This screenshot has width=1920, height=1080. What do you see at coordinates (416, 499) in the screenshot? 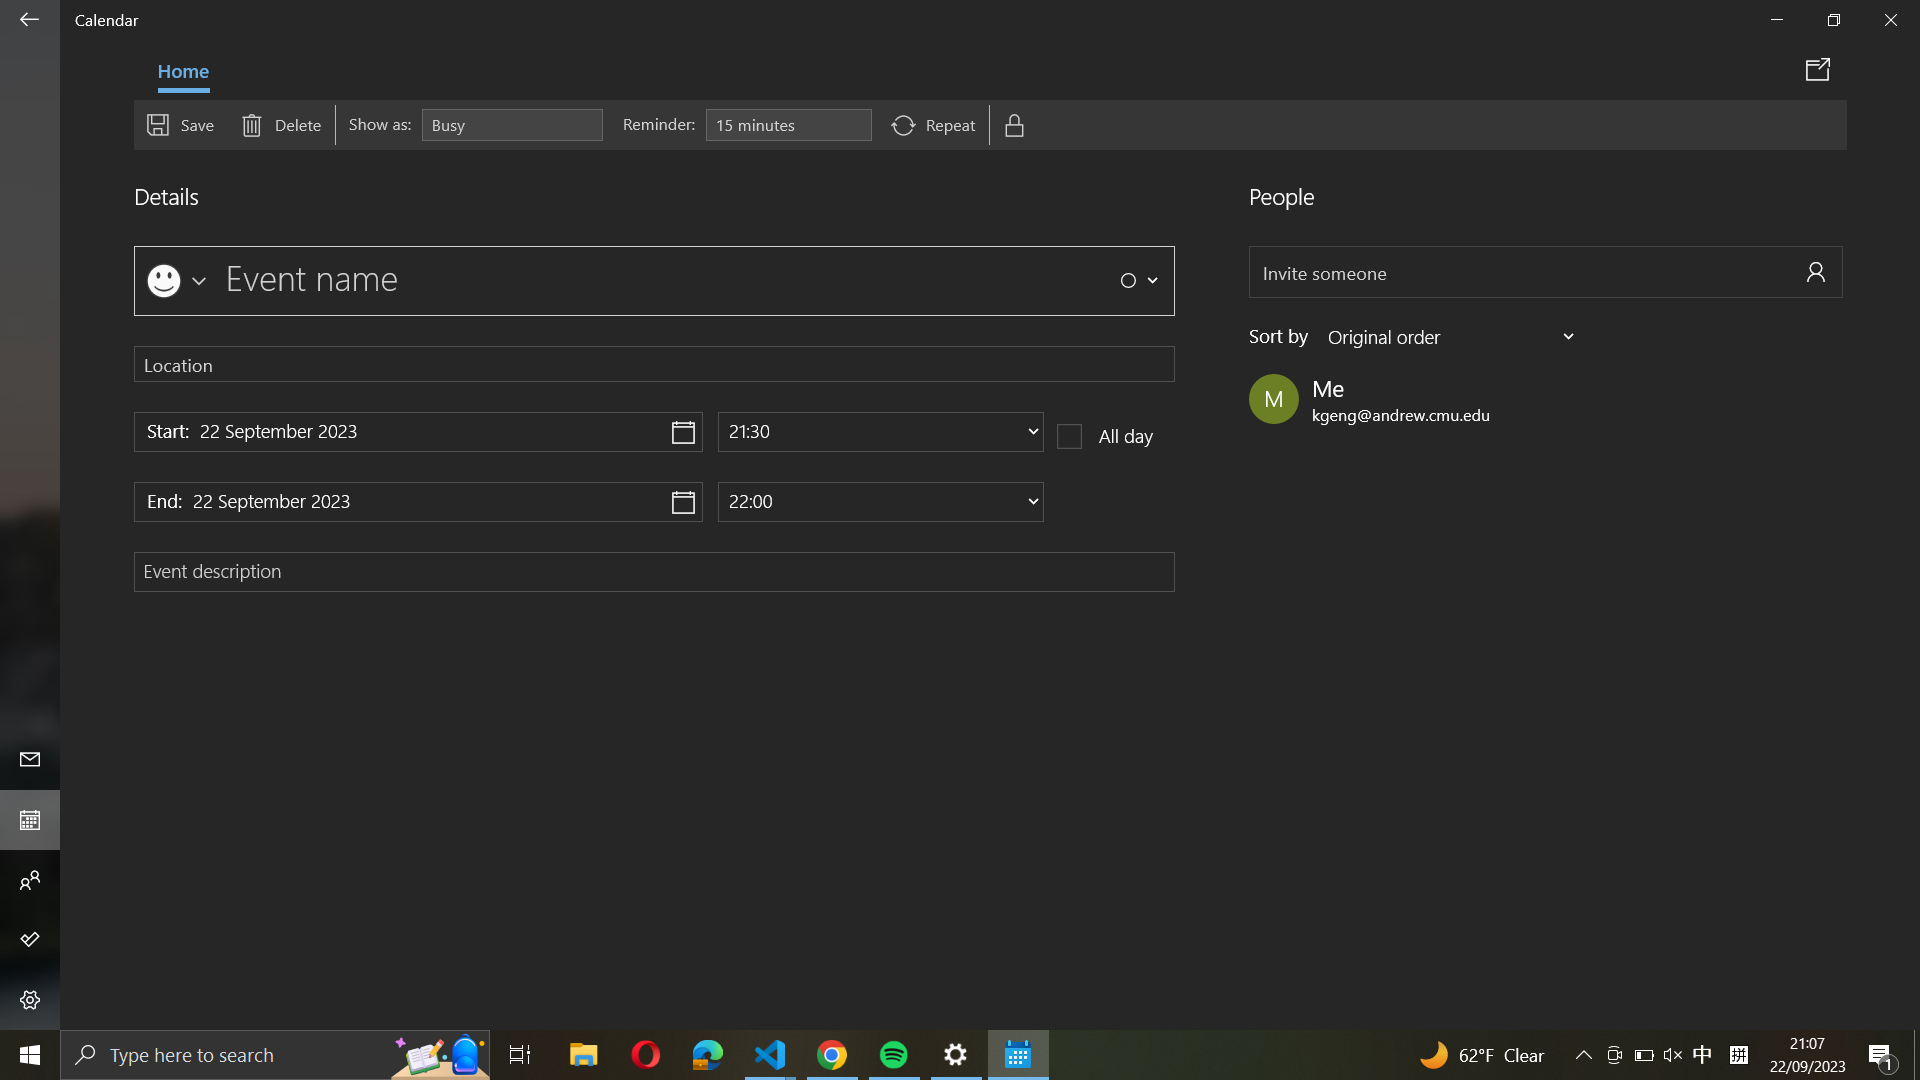
I see `Click to option to set end date` at bounding box center [416, 499].